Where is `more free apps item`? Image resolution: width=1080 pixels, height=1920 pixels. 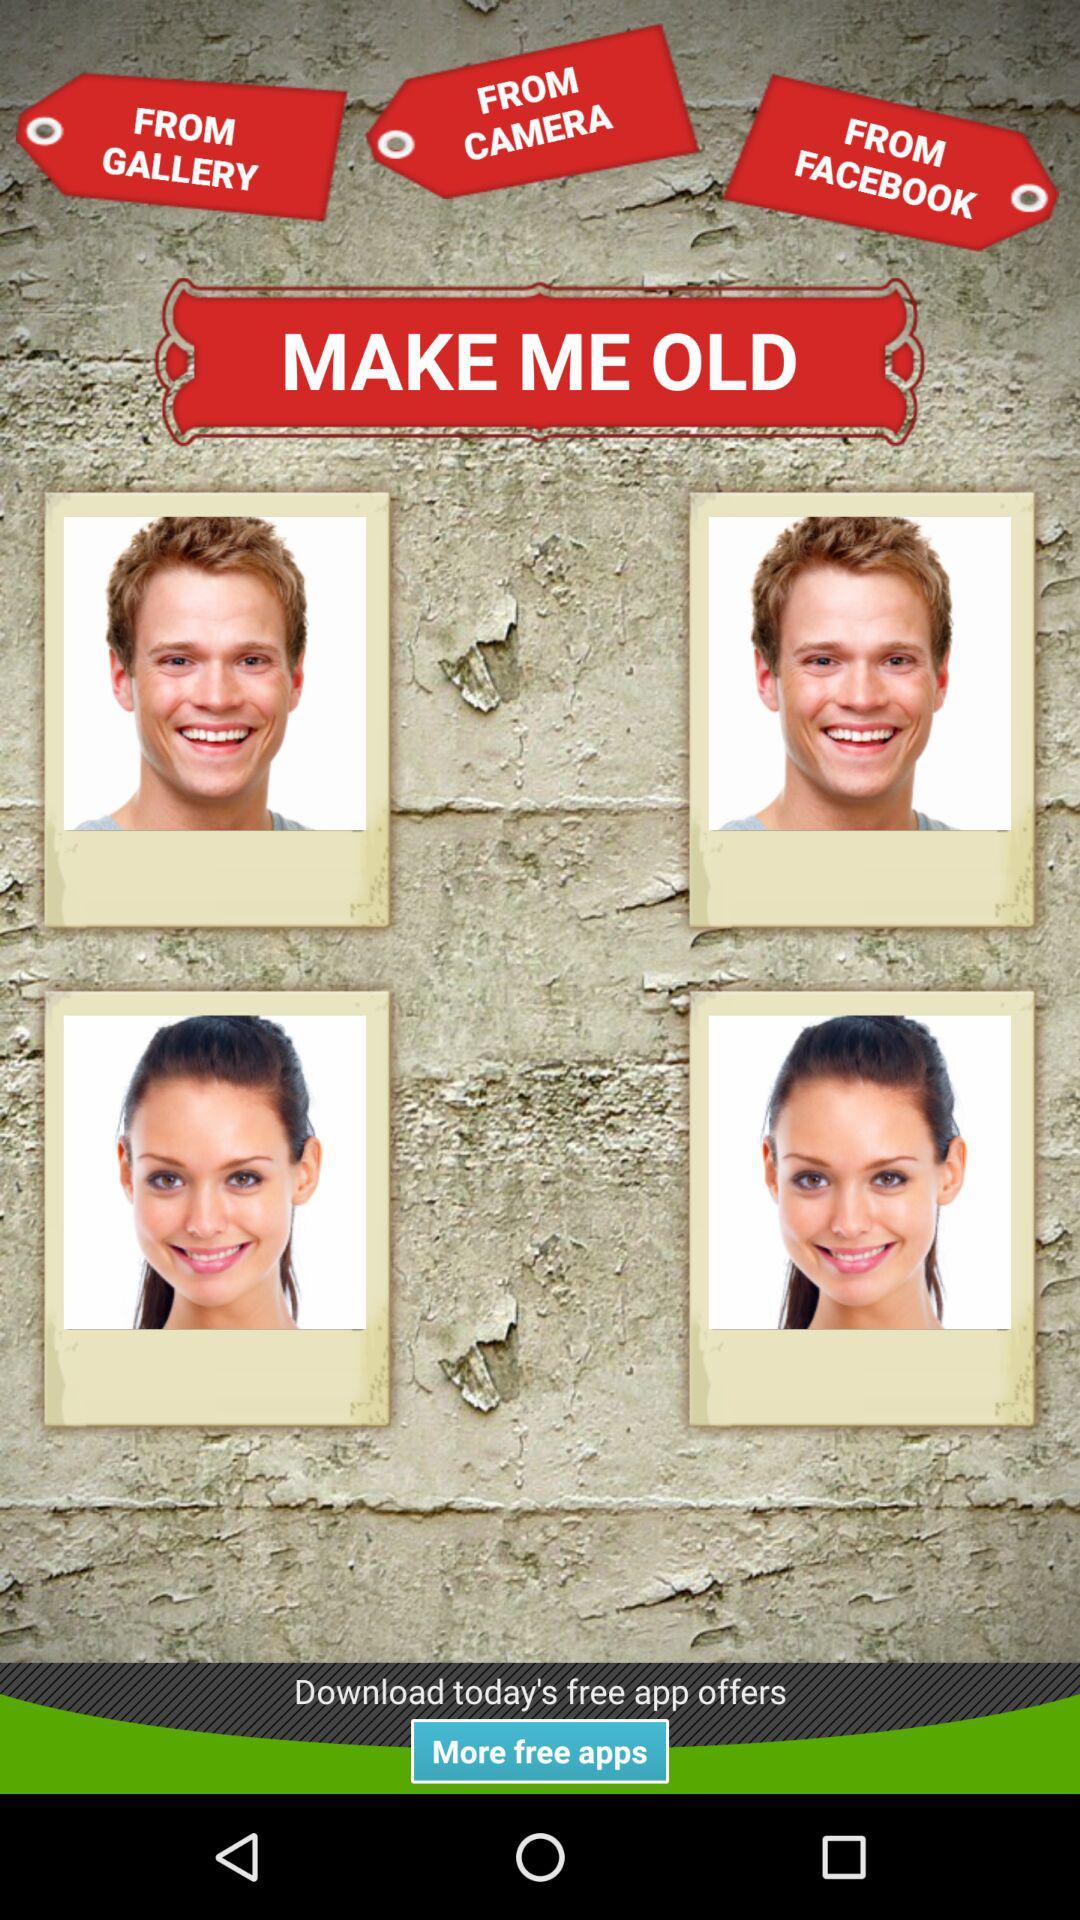
more free apps item is located at coordinates (540, 1750).